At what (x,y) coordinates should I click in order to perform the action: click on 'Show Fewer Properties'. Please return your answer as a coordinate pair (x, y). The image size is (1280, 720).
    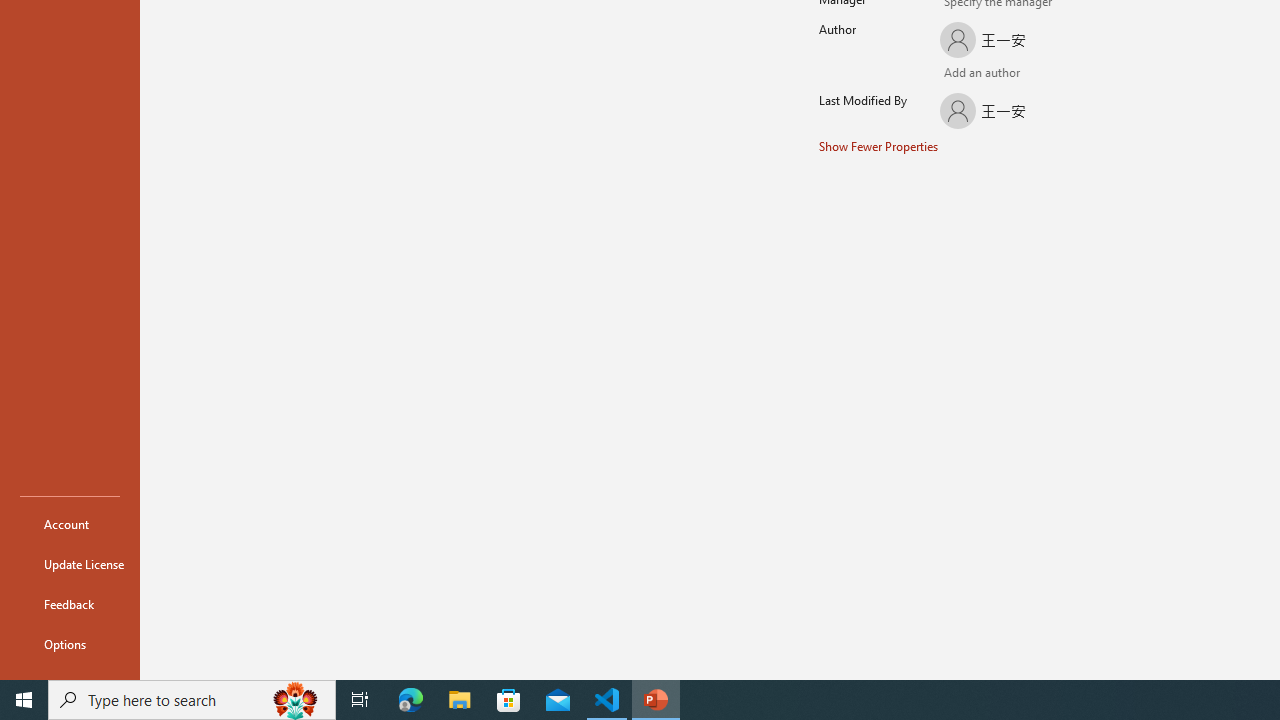
    Looking at the image, I should click on (879, 145).